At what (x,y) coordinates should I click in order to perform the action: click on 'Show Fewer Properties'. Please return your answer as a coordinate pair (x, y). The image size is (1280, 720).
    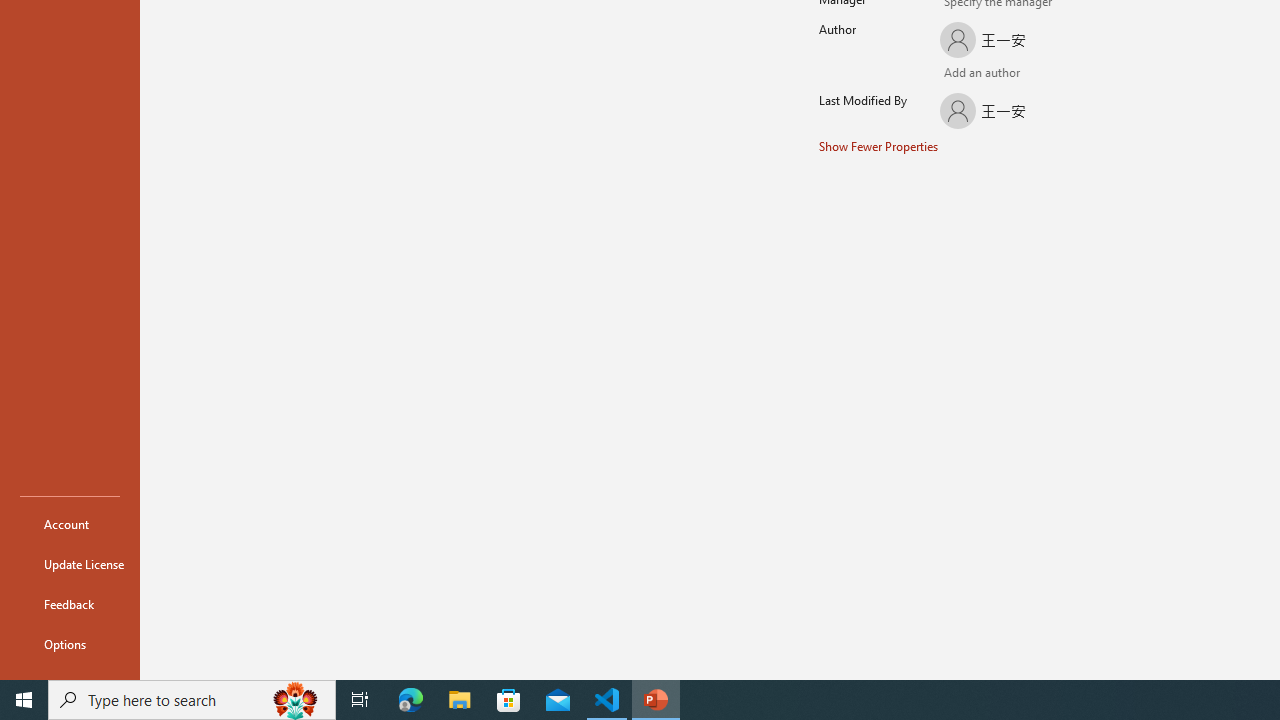
    Looking at the image, I should click on (879, 145).